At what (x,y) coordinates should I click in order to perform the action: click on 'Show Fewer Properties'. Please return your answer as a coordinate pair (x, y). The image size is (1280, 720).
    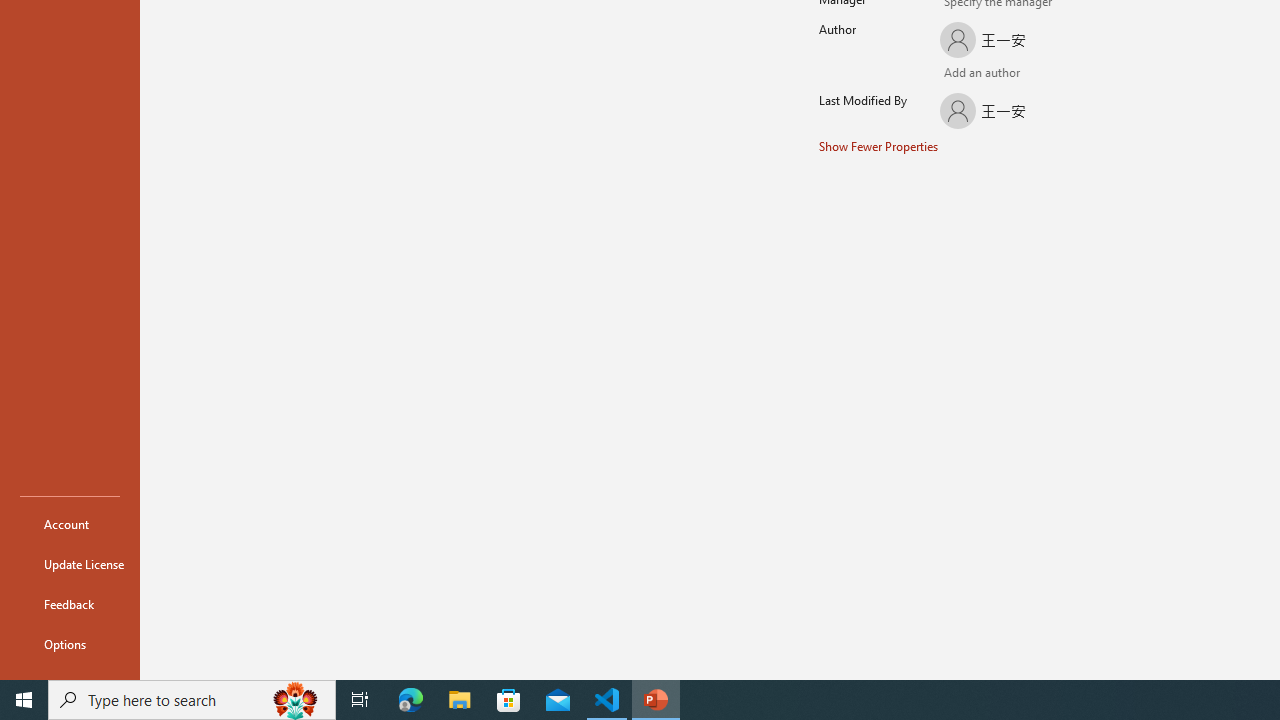
    Looking at the image, I should click on (879, 145).